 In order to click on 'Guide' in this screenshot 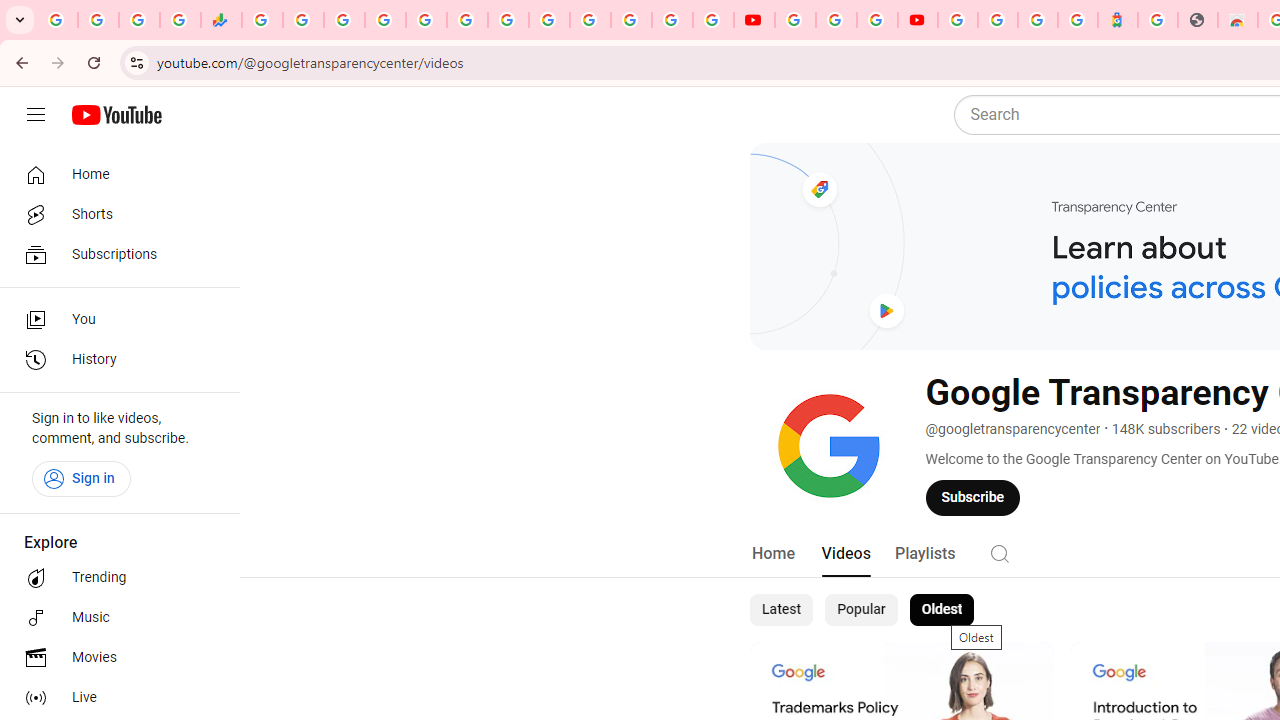, I will do `click(35, 115)`.